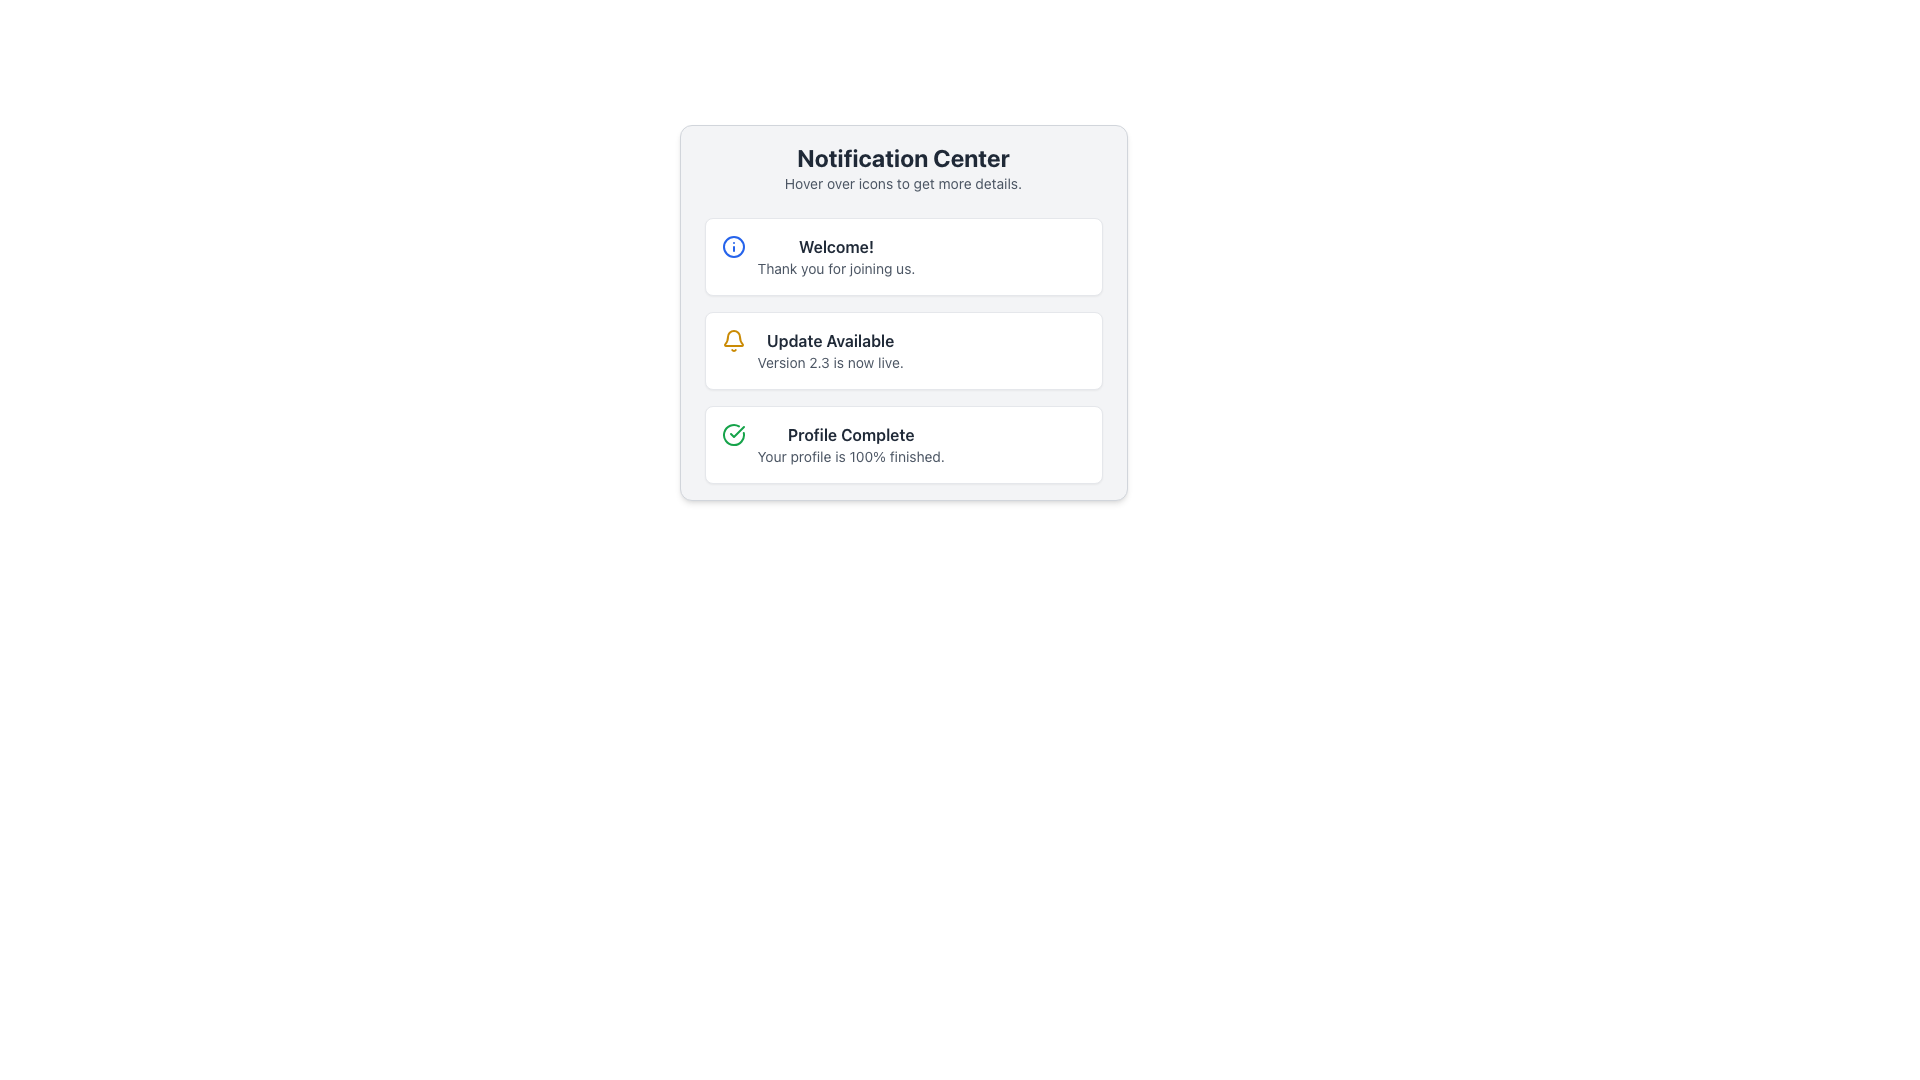 Image resolution: width=1920 pixels, height=1080 pixels. Describe the element at coordinates (902, 443) in the screenshot. I see `the third notification card in the Notification Center that displays 'Profile Complete'` at that location.